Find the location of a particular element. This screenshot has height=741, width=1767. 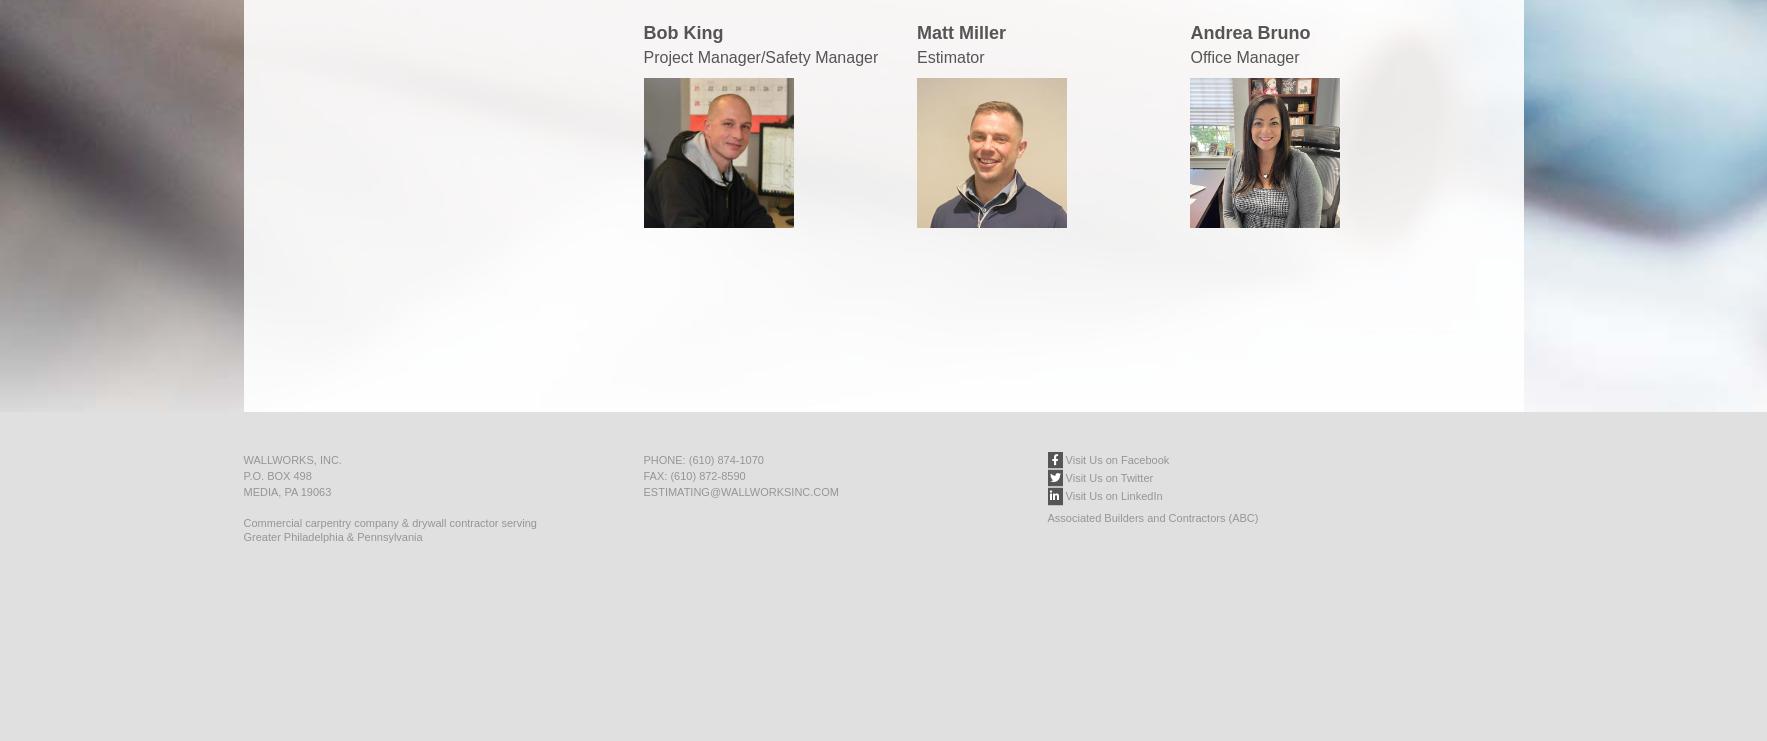

'Greater Philadelphia & Pennsylvania' is located at coordinates (332, 536).